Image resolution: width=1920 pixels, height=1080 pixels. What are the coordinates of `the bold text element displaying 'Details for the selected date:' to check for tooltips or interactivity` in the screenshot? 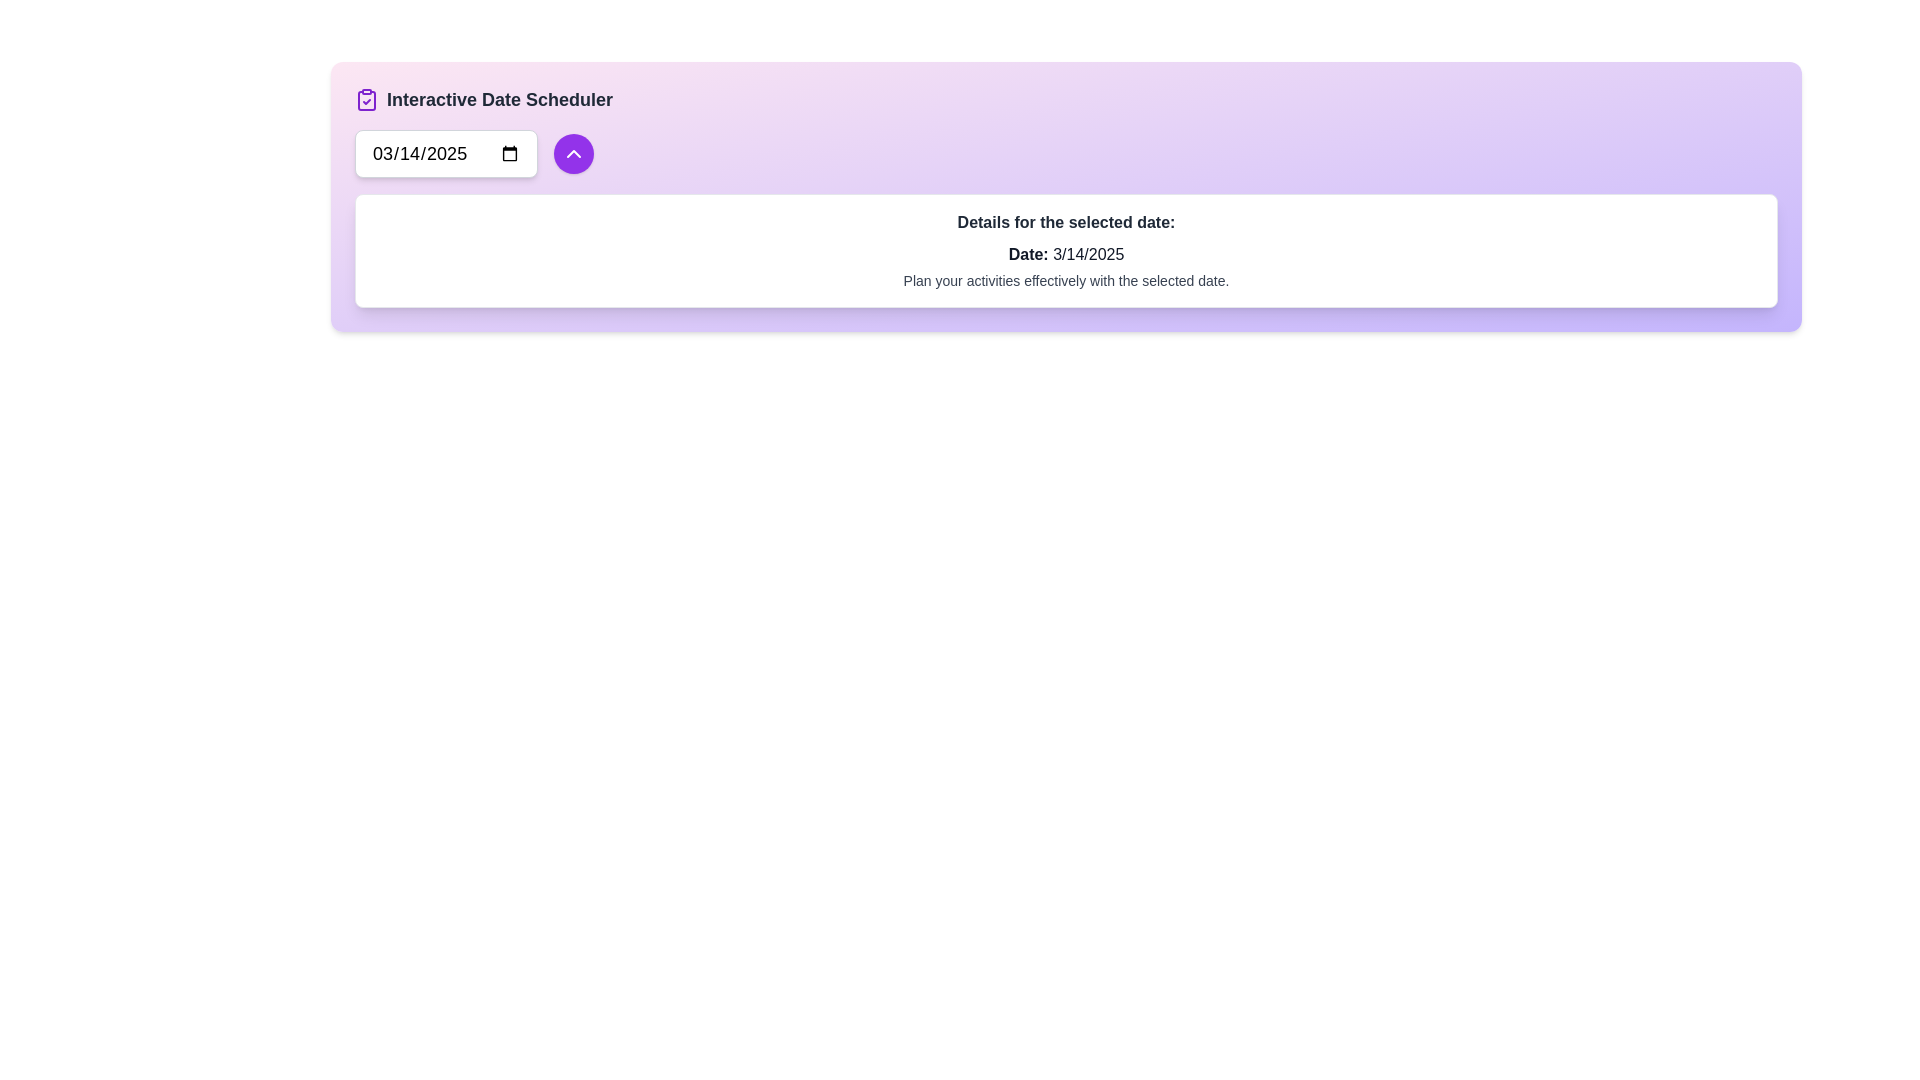 It's located at (1065, 223).